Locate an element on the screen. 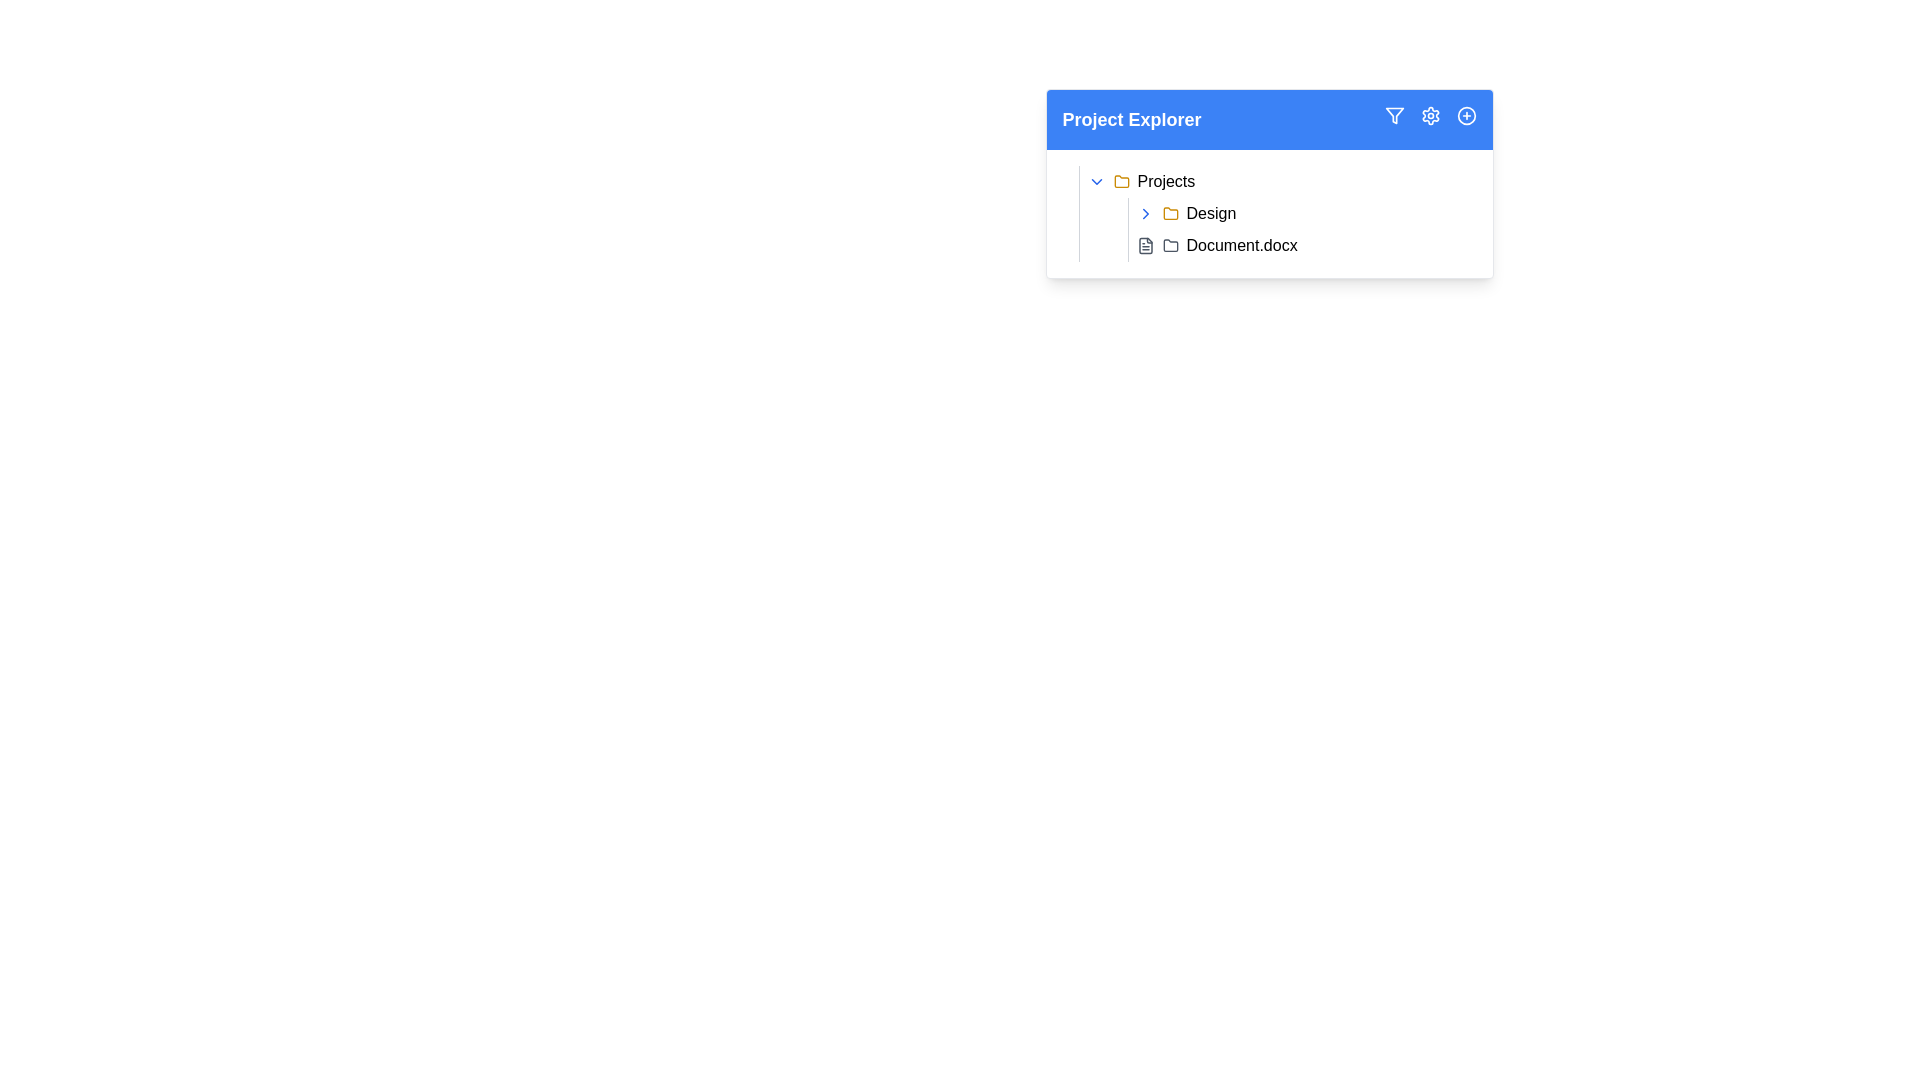 This screenshot has width=1920, height=1080. the file in the Navigation pane is located at coordinates (1268, 184).